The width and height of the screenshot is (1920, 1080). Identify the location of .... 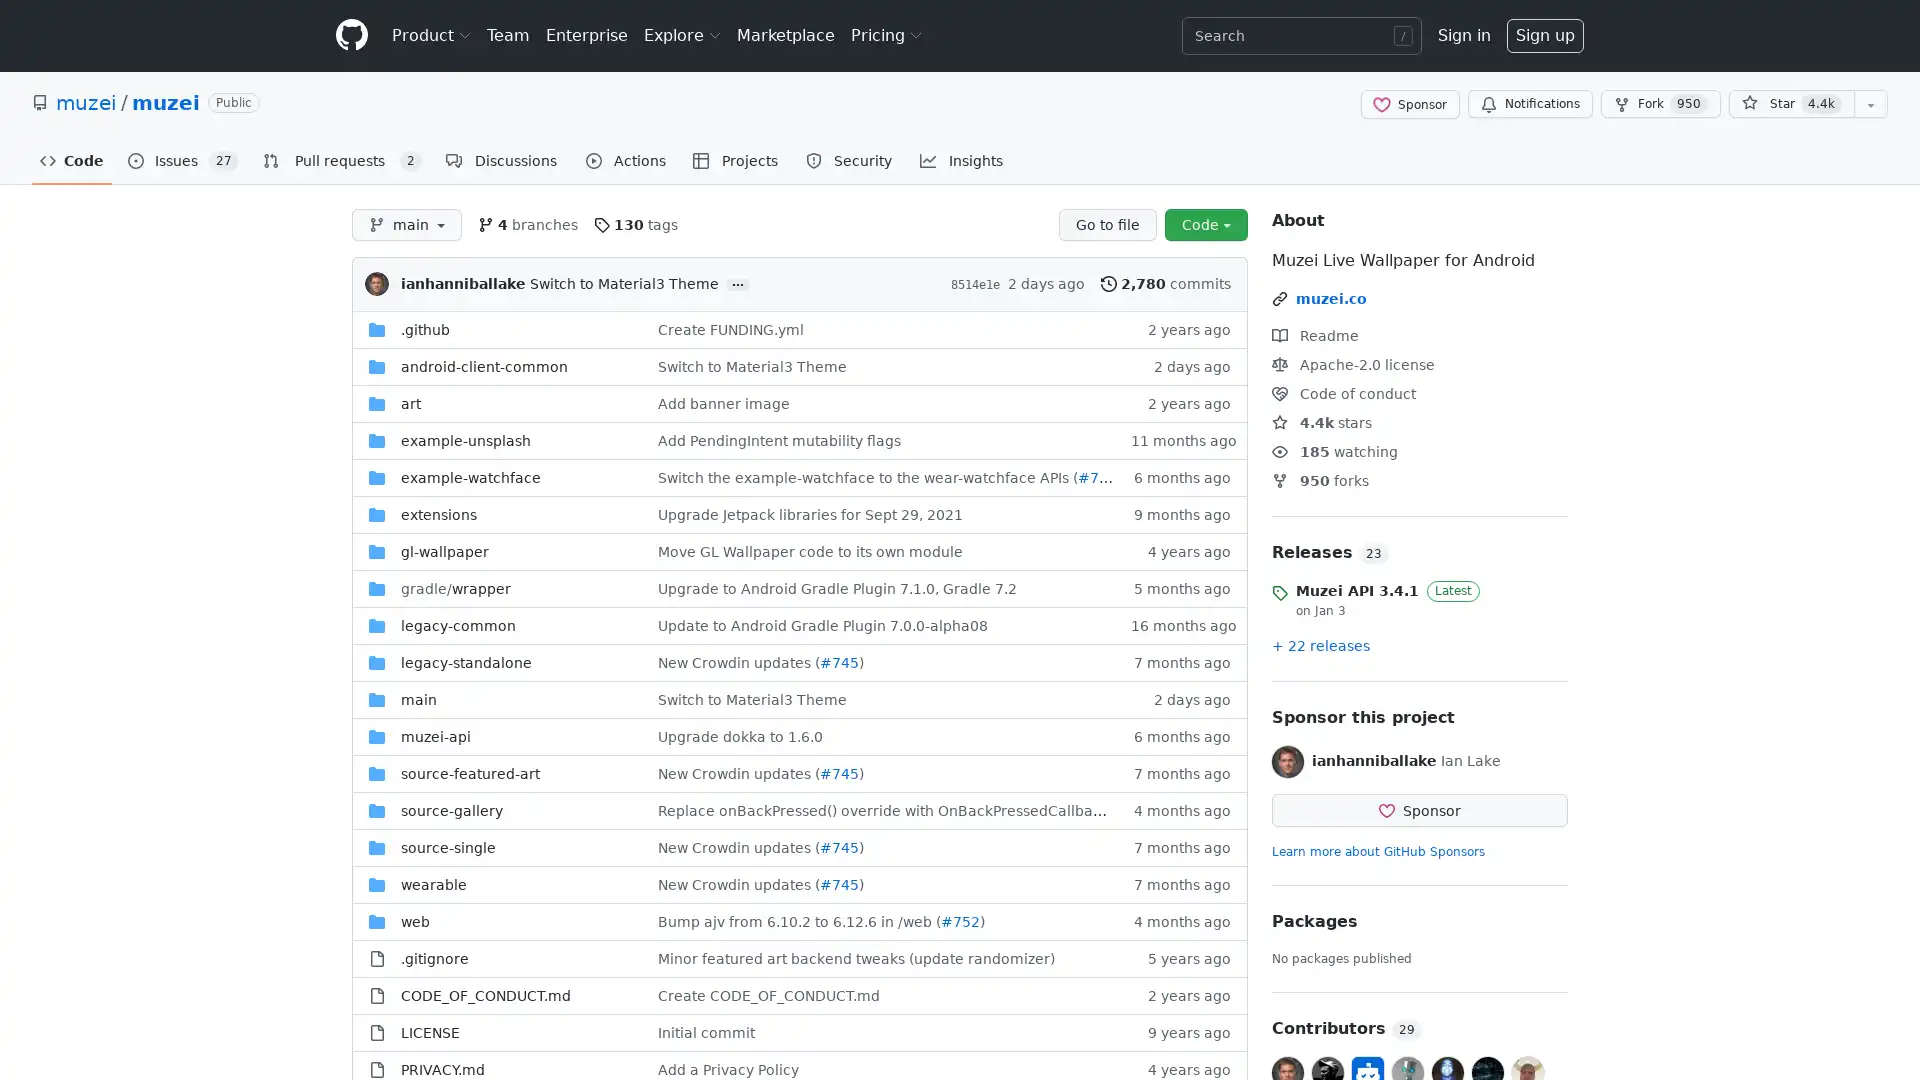
(737, 284).